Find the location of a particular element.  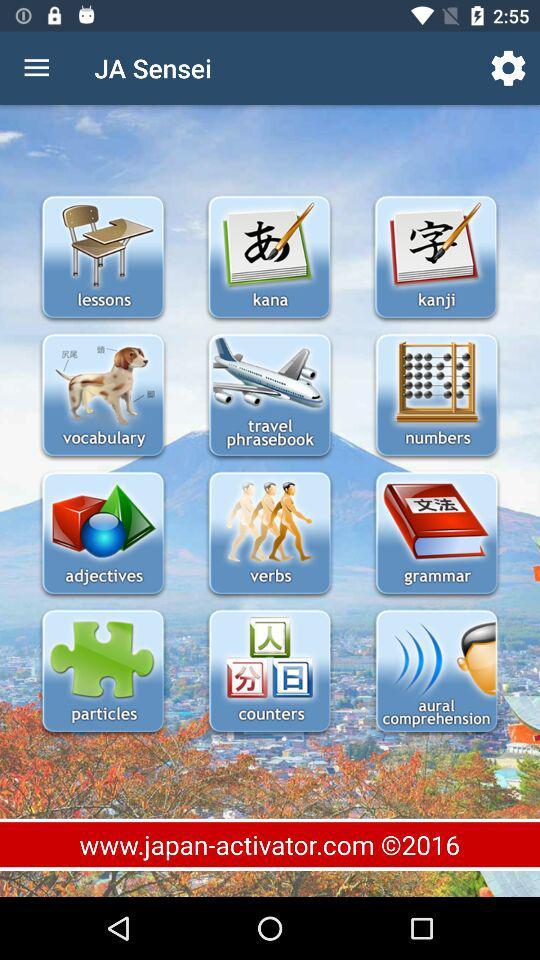

lessons is located at coordinates (102, 258).